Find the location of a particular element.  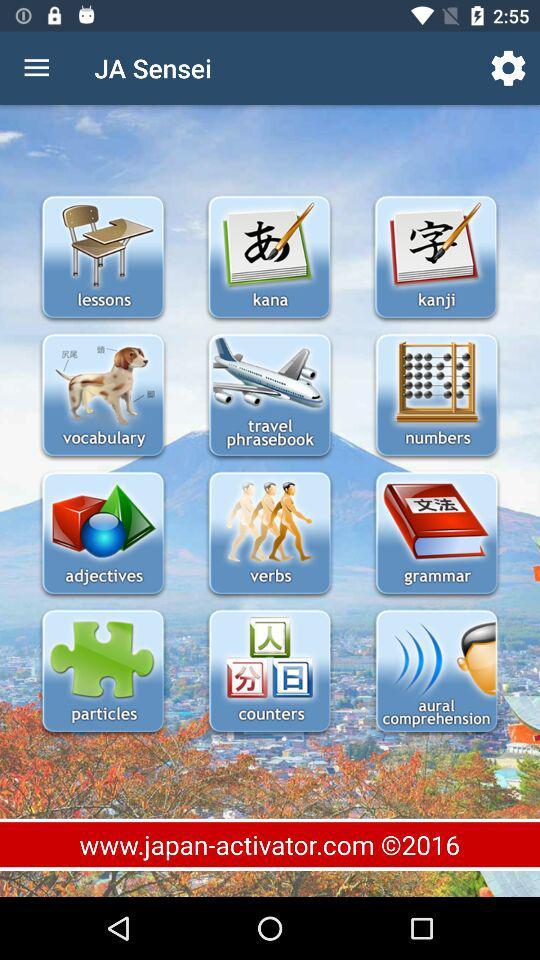

lessons is located at coordinates (102, 258).